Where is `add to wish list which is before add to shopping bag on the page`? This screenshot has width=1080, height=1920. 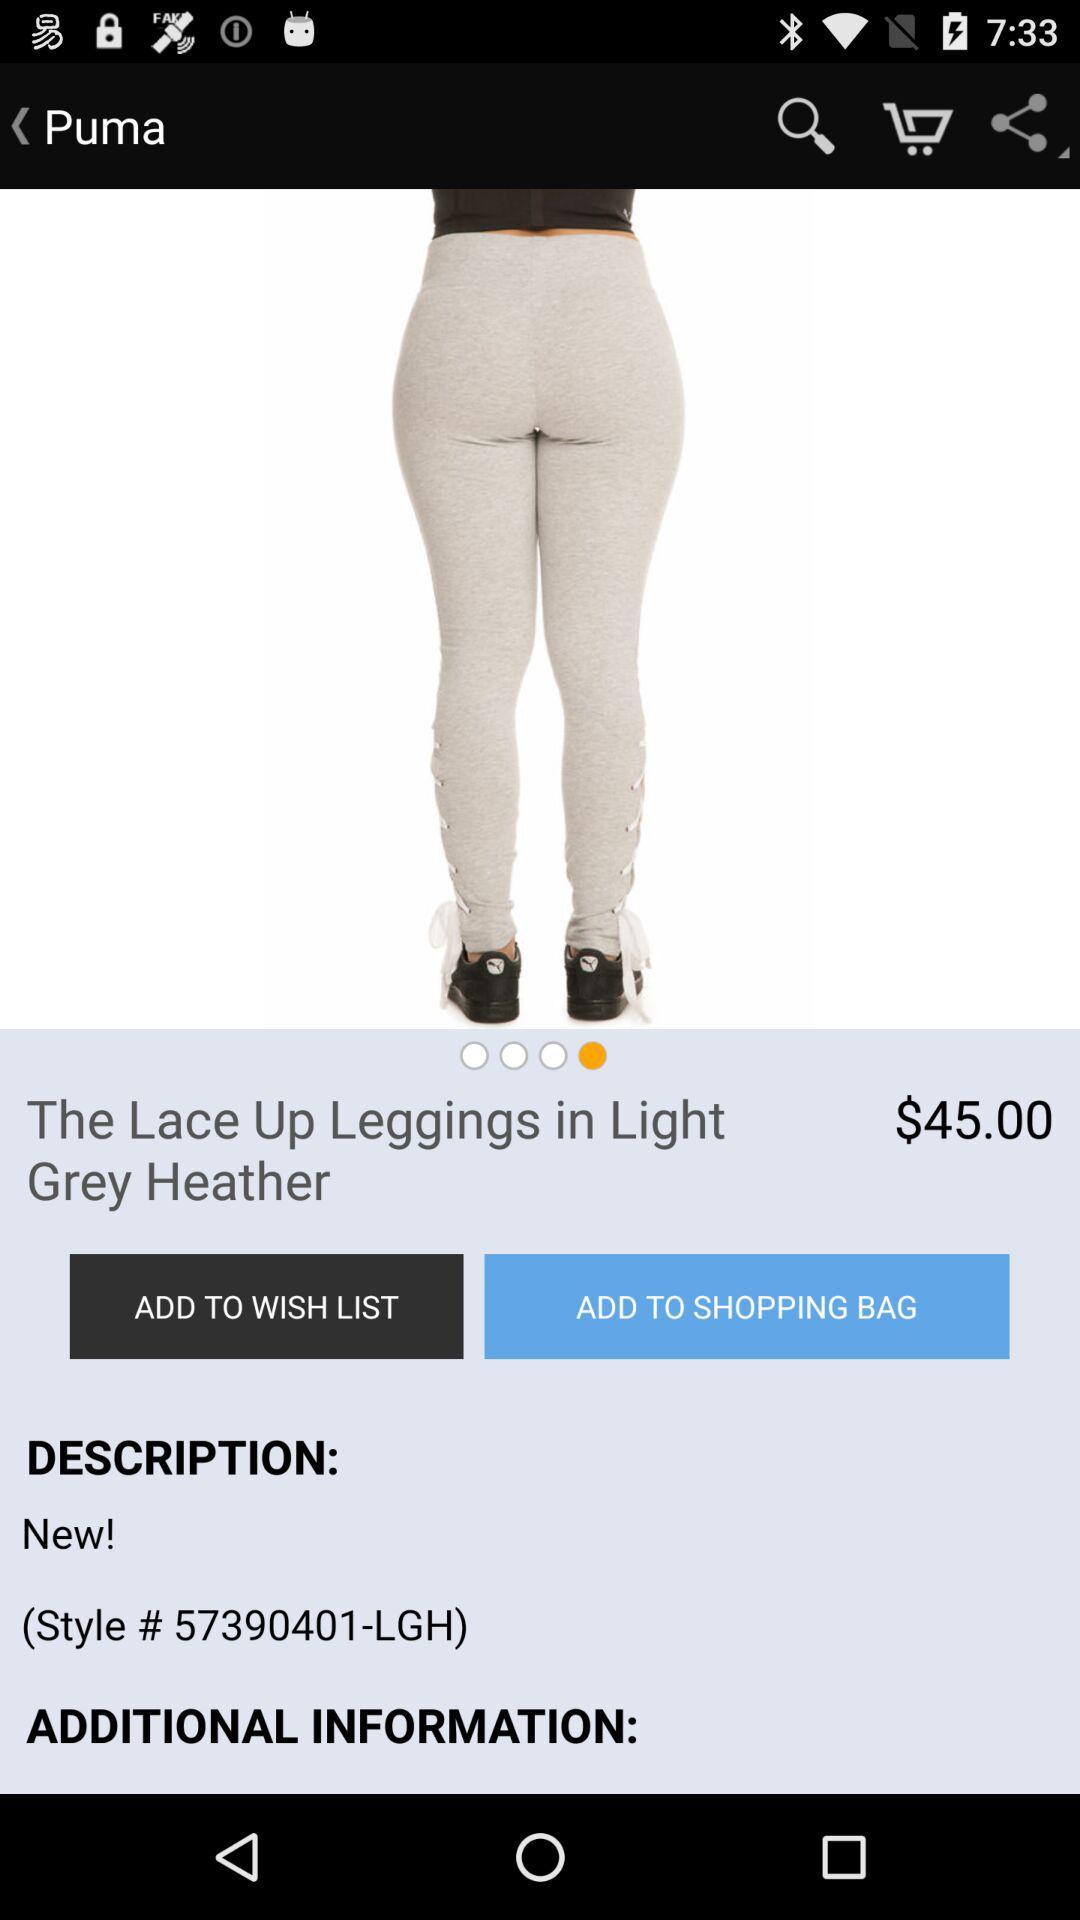
add to wish list which is before add to shopping bag on the page is located at coordinates (265, 1306).